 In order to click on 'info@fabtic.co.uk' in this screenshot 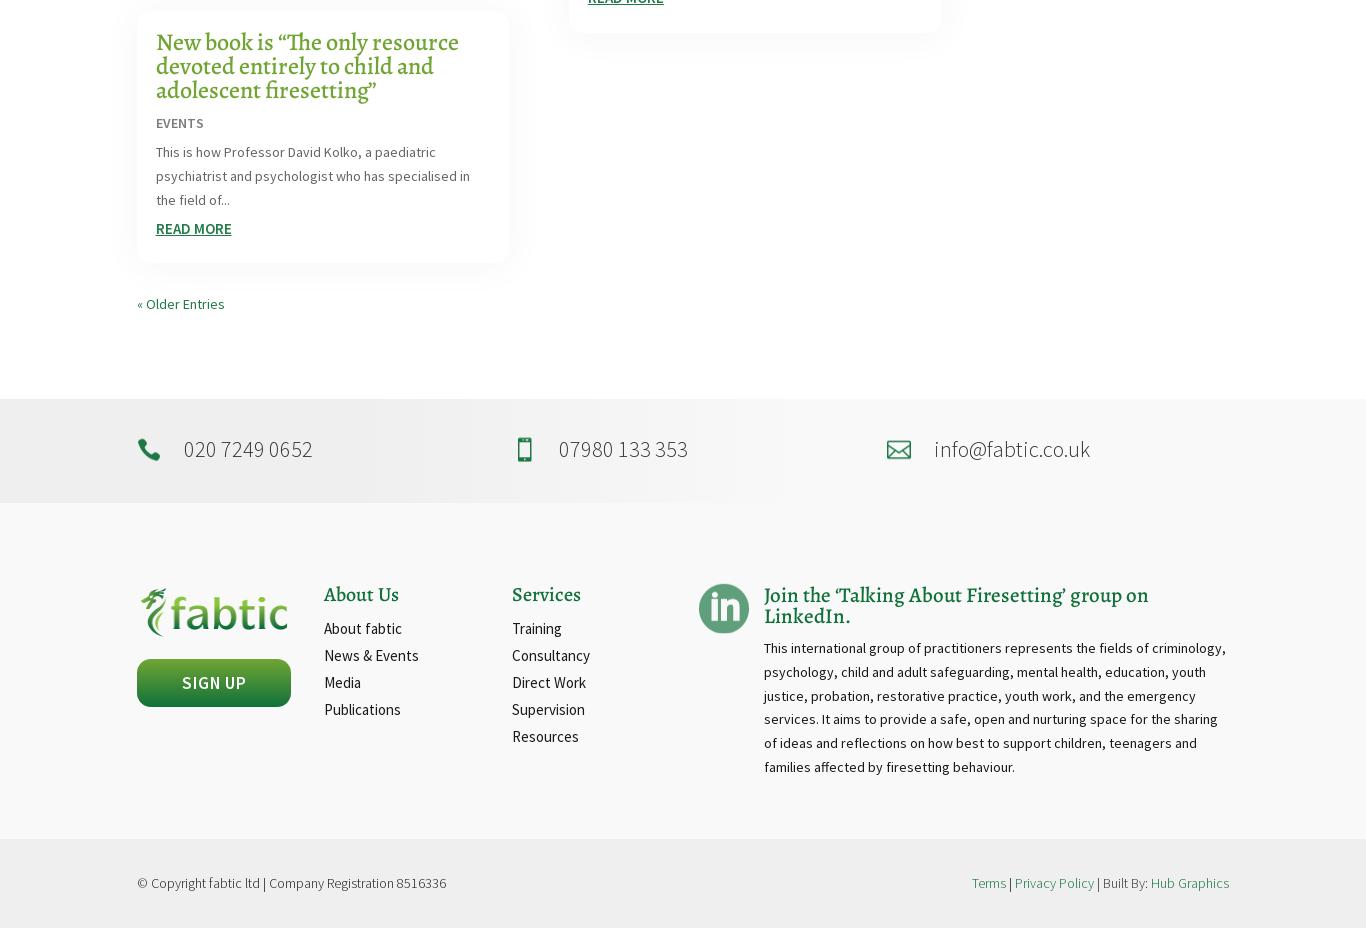, I will do `click(1010, 448)`.